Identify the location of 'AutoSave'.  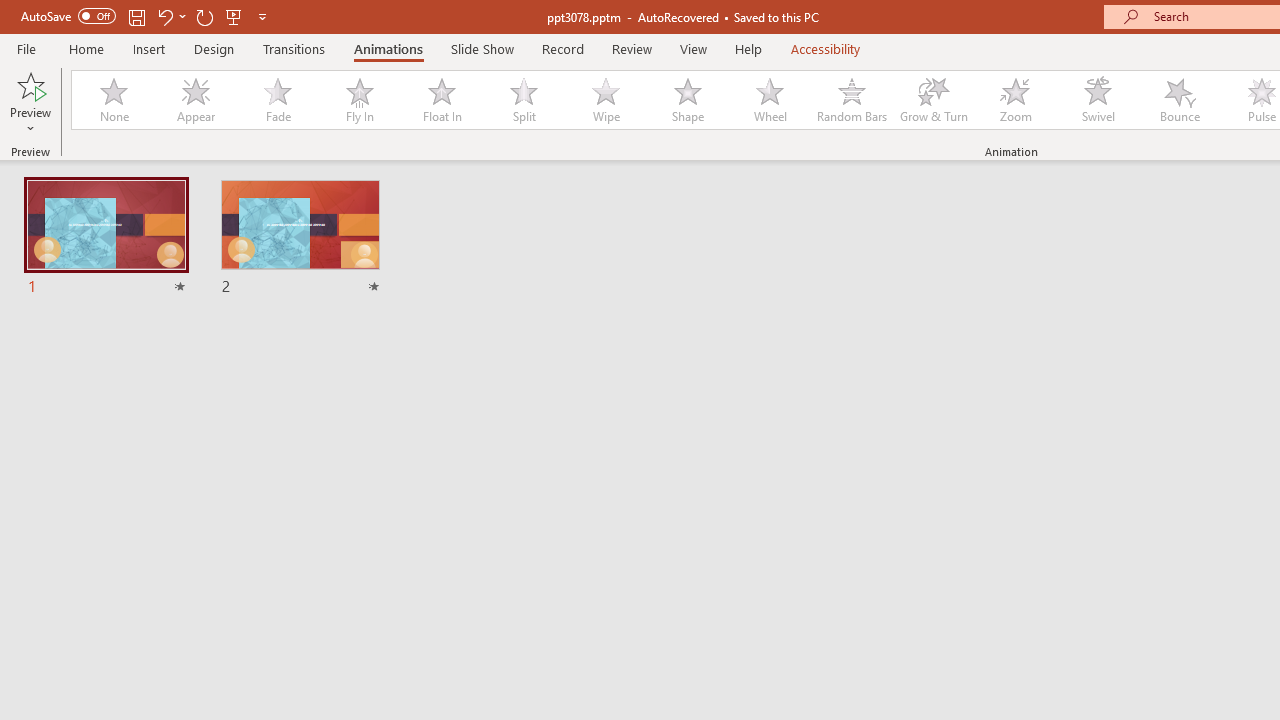
(68, 16).